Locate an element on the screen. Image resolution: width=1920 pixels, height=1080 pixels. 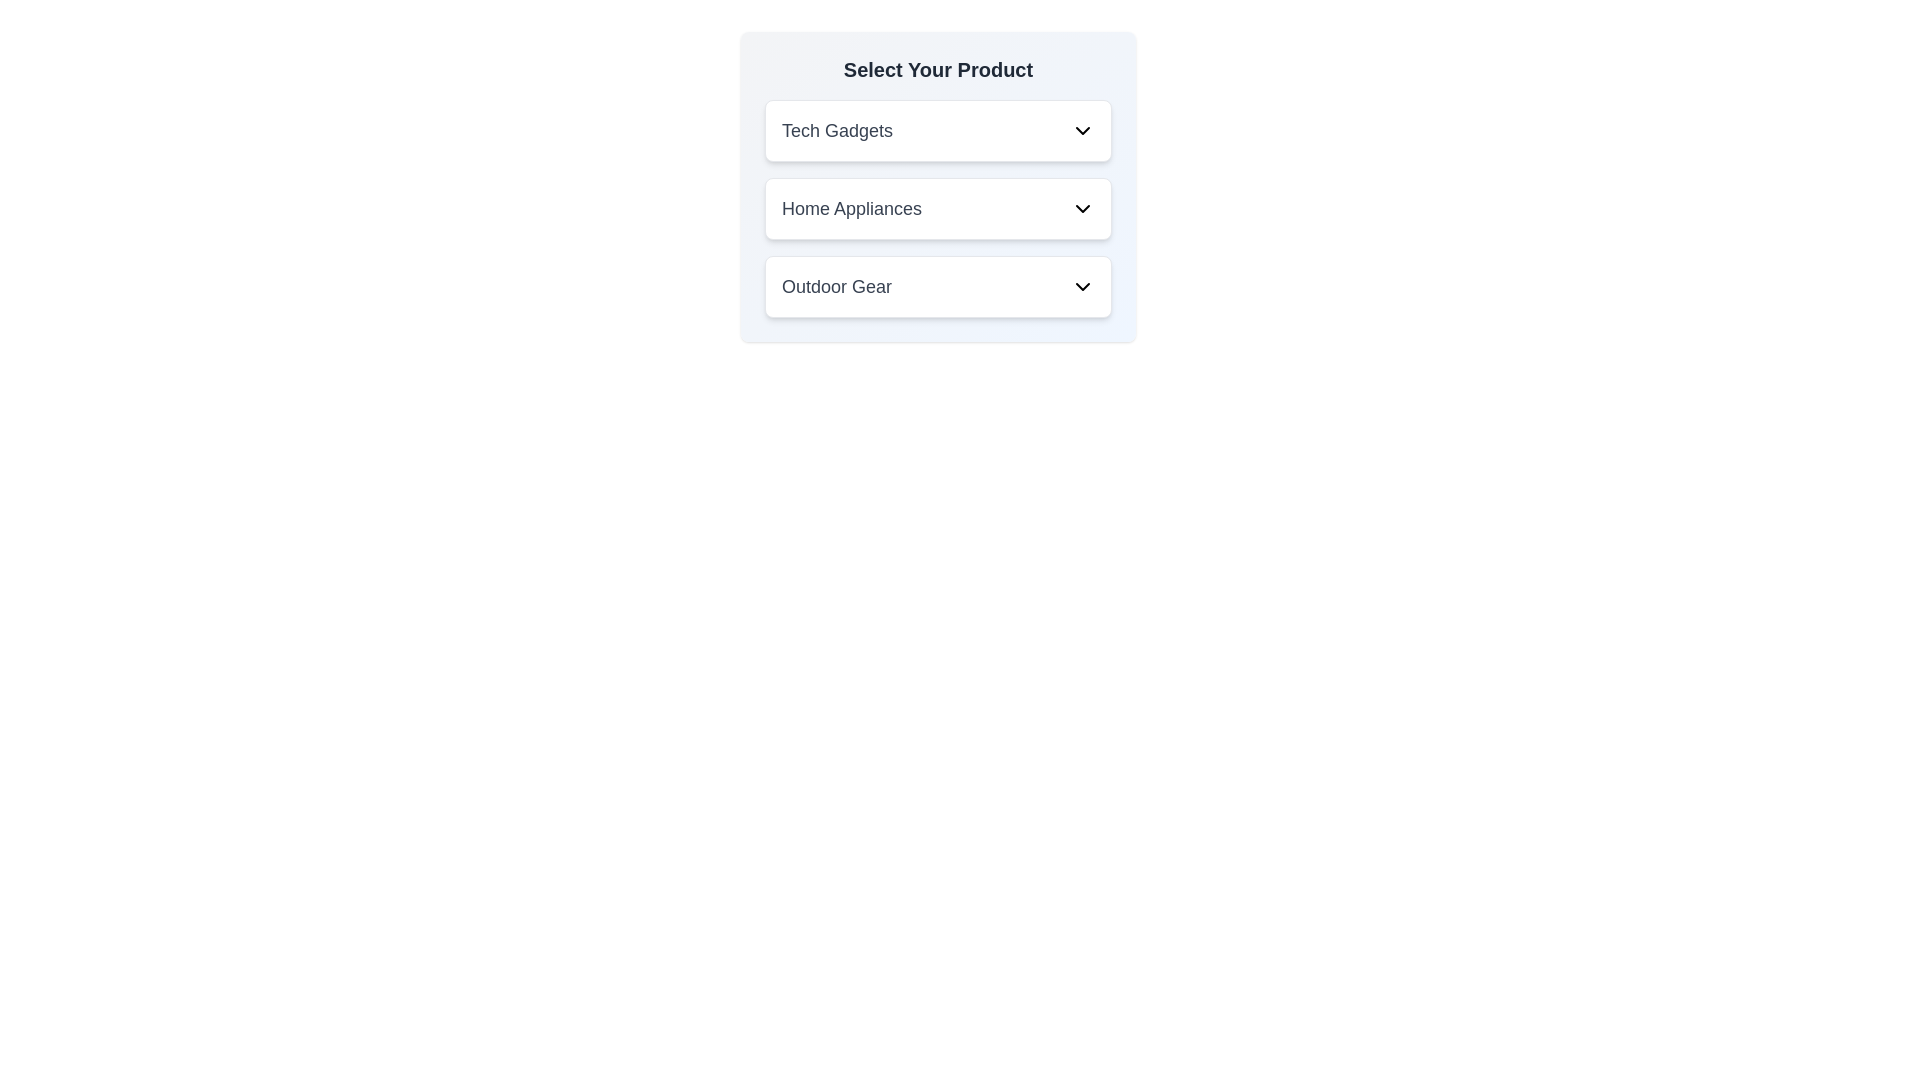
the dropdown menu for 'Home Appliances' located below 'Tech Gadgets' and above 'Outdoor Gear' is located at coordinates (937, 186).